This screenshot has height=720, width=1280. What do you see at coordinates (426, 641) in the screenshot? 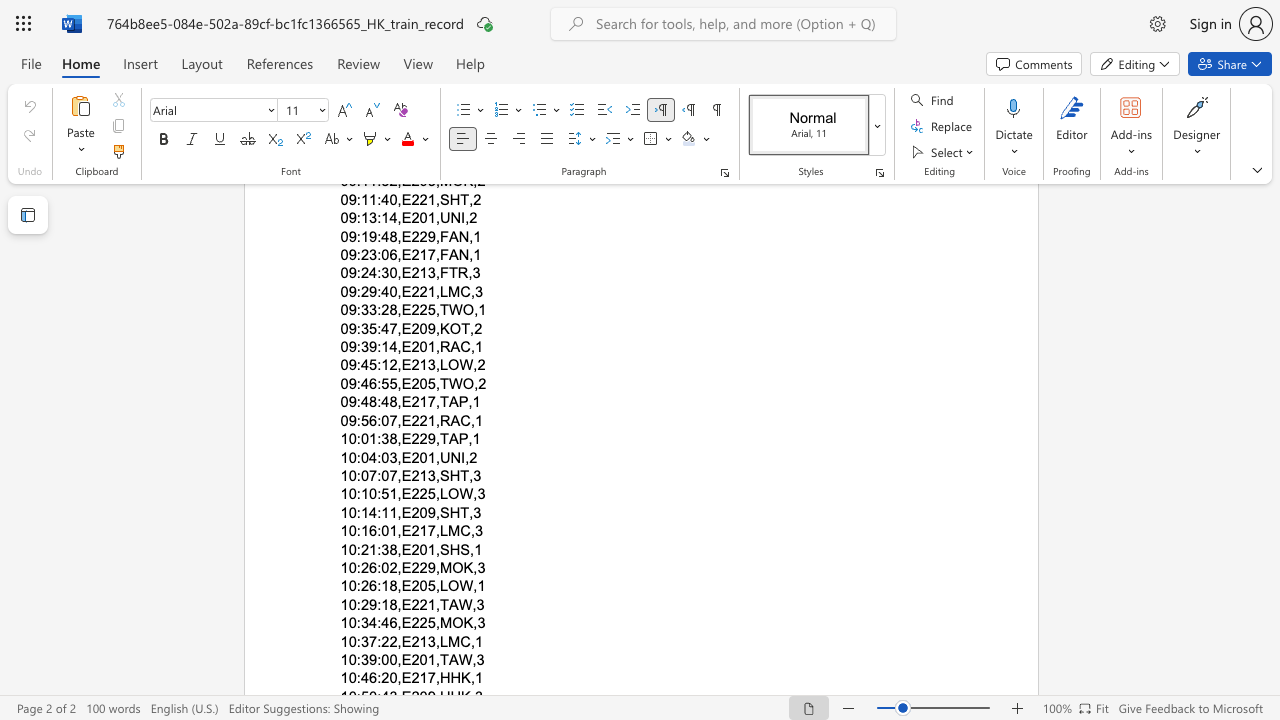
I see `the space between the continuous character "1" and "3" in the text` at bounding box center [426, 641].